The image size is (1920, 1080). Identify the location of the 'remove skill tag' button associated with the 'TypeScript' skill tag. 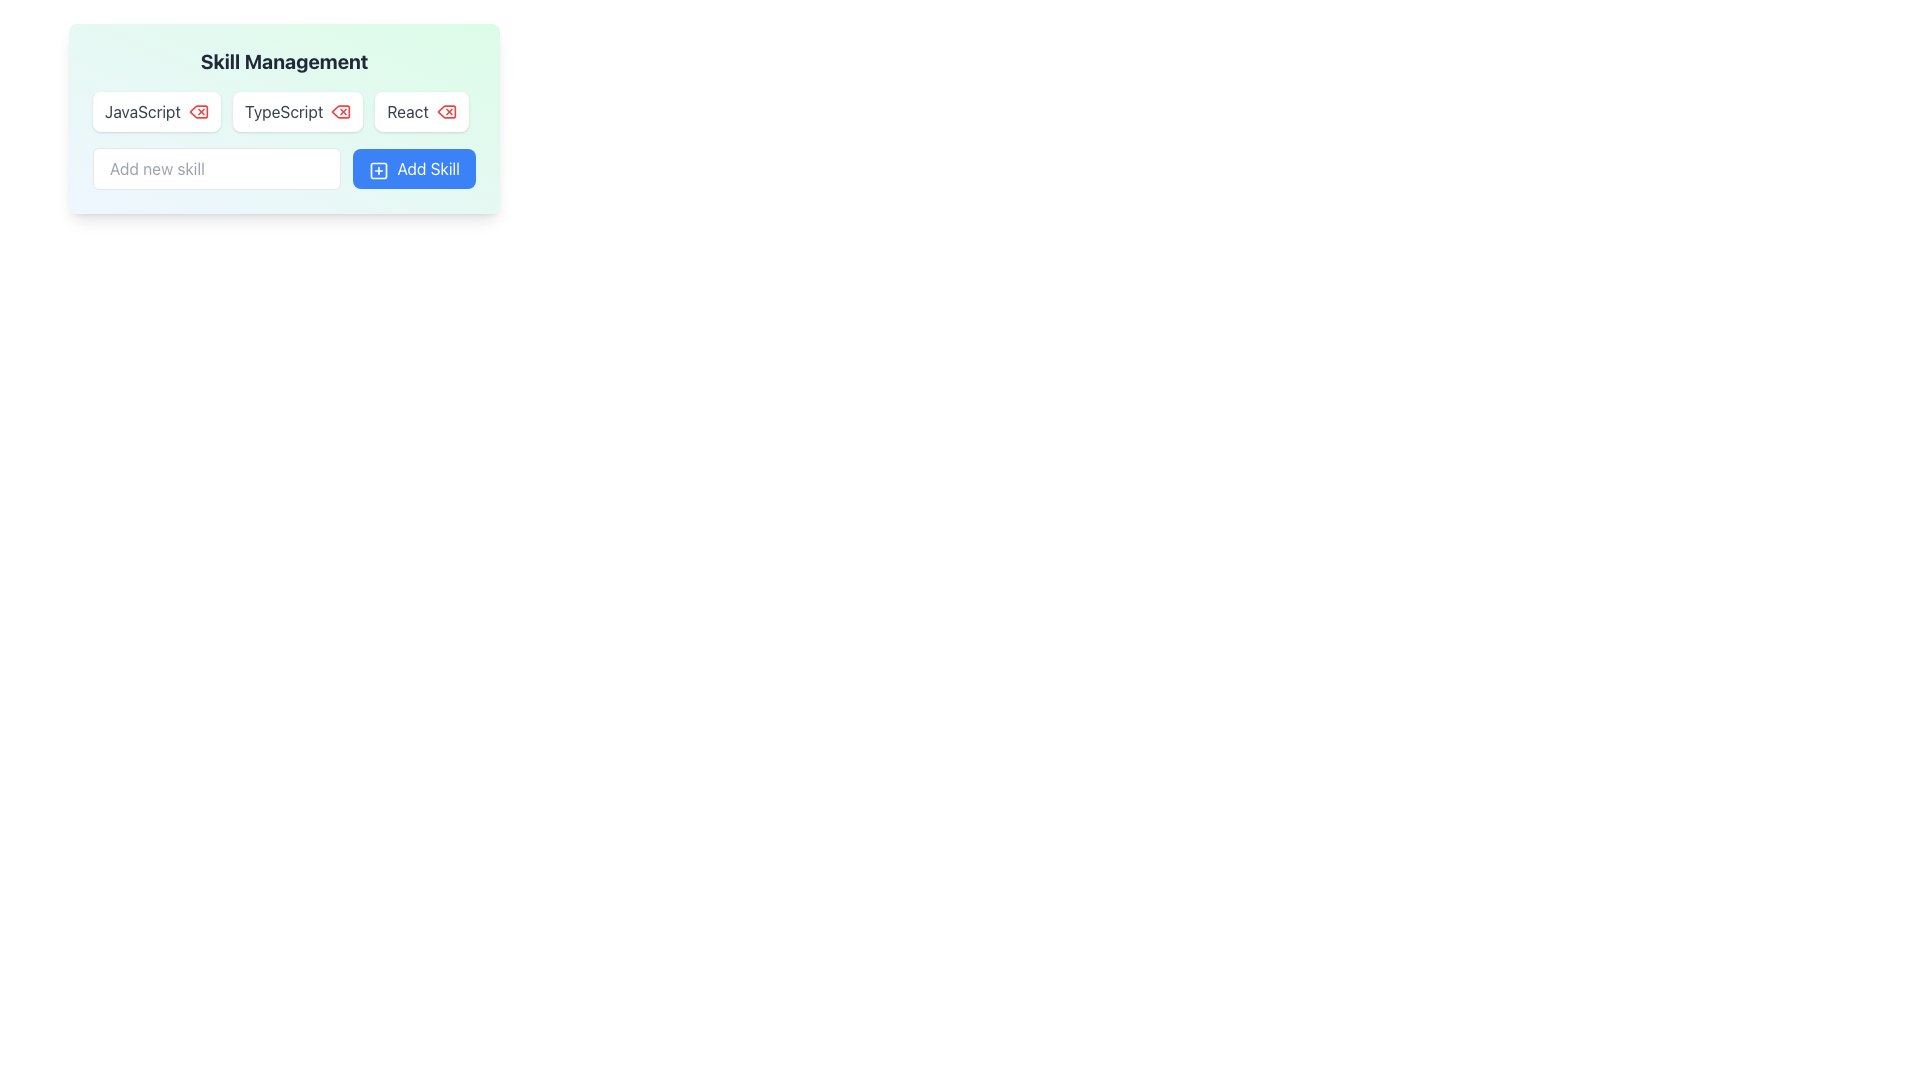
(341, 111).